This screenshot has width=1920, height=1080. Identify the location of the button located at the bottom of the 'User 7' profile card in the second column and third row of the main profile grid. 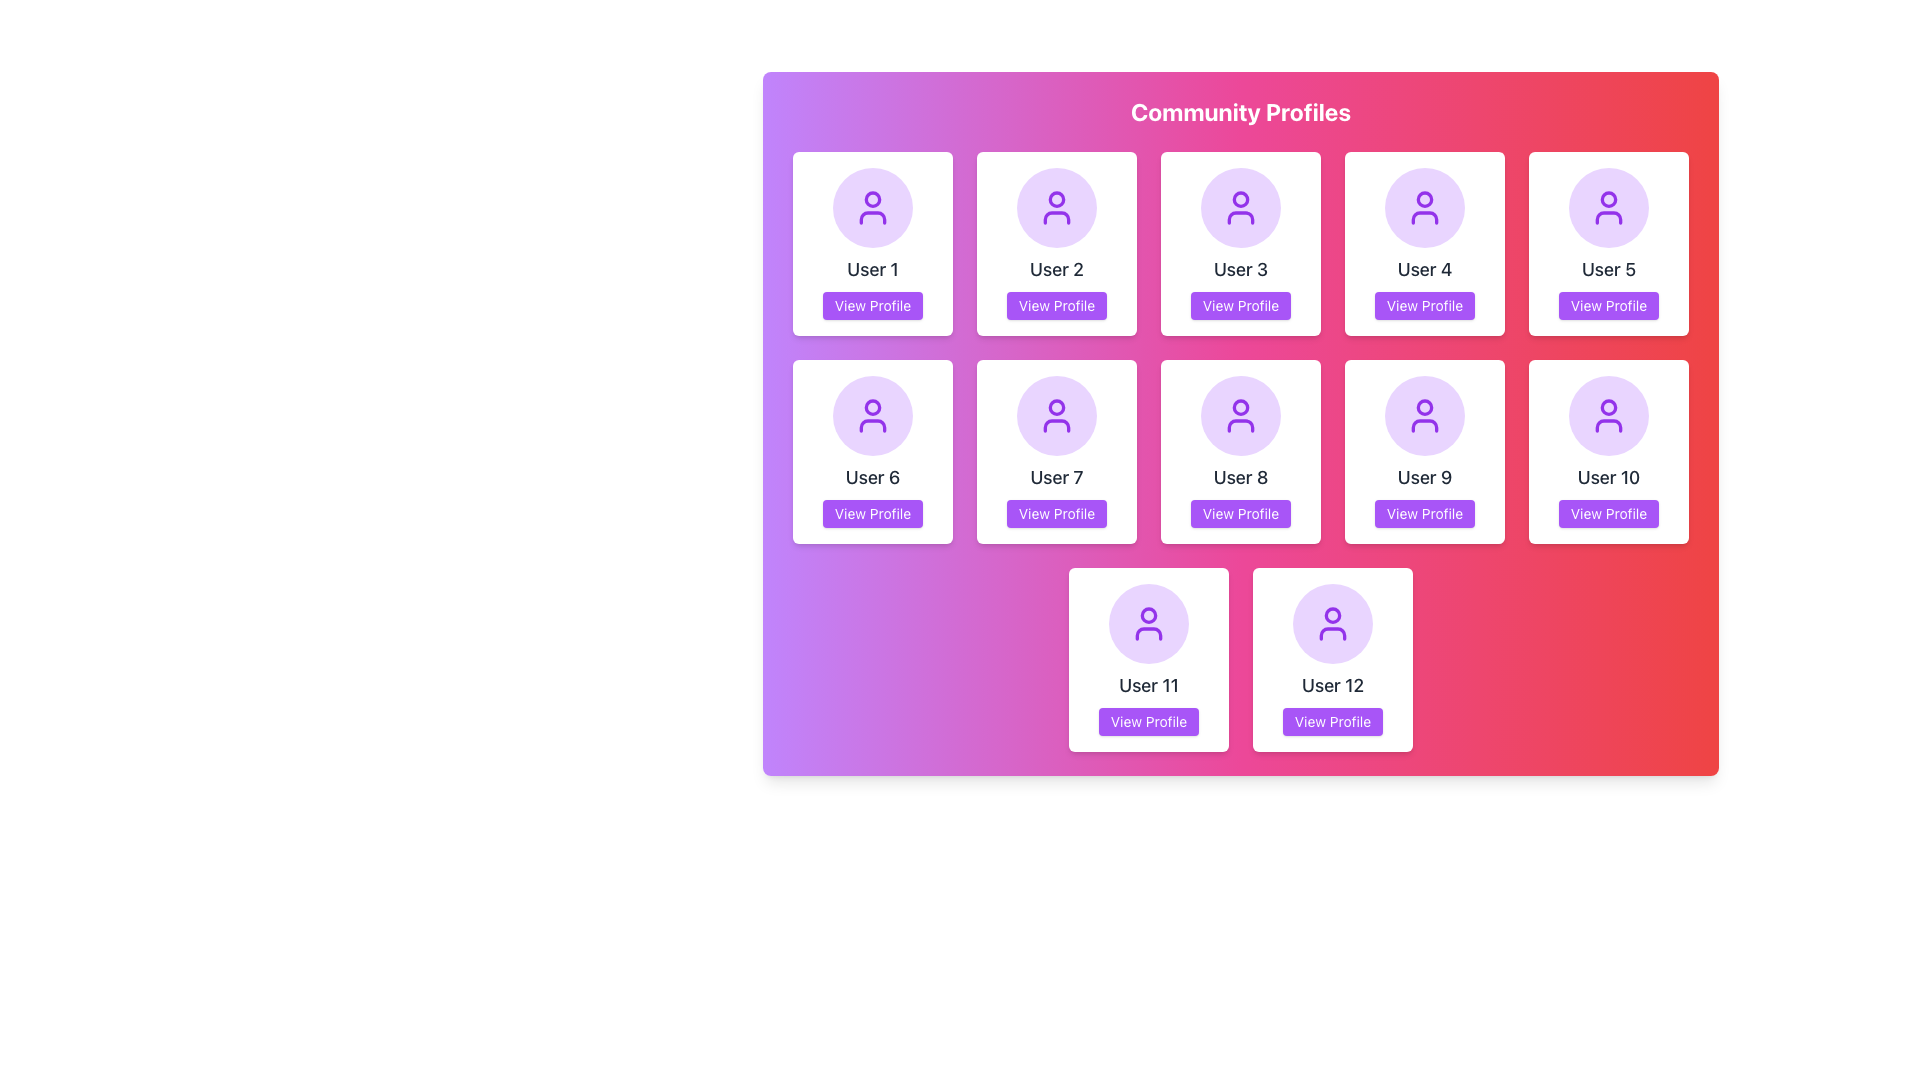
(1055, 512).